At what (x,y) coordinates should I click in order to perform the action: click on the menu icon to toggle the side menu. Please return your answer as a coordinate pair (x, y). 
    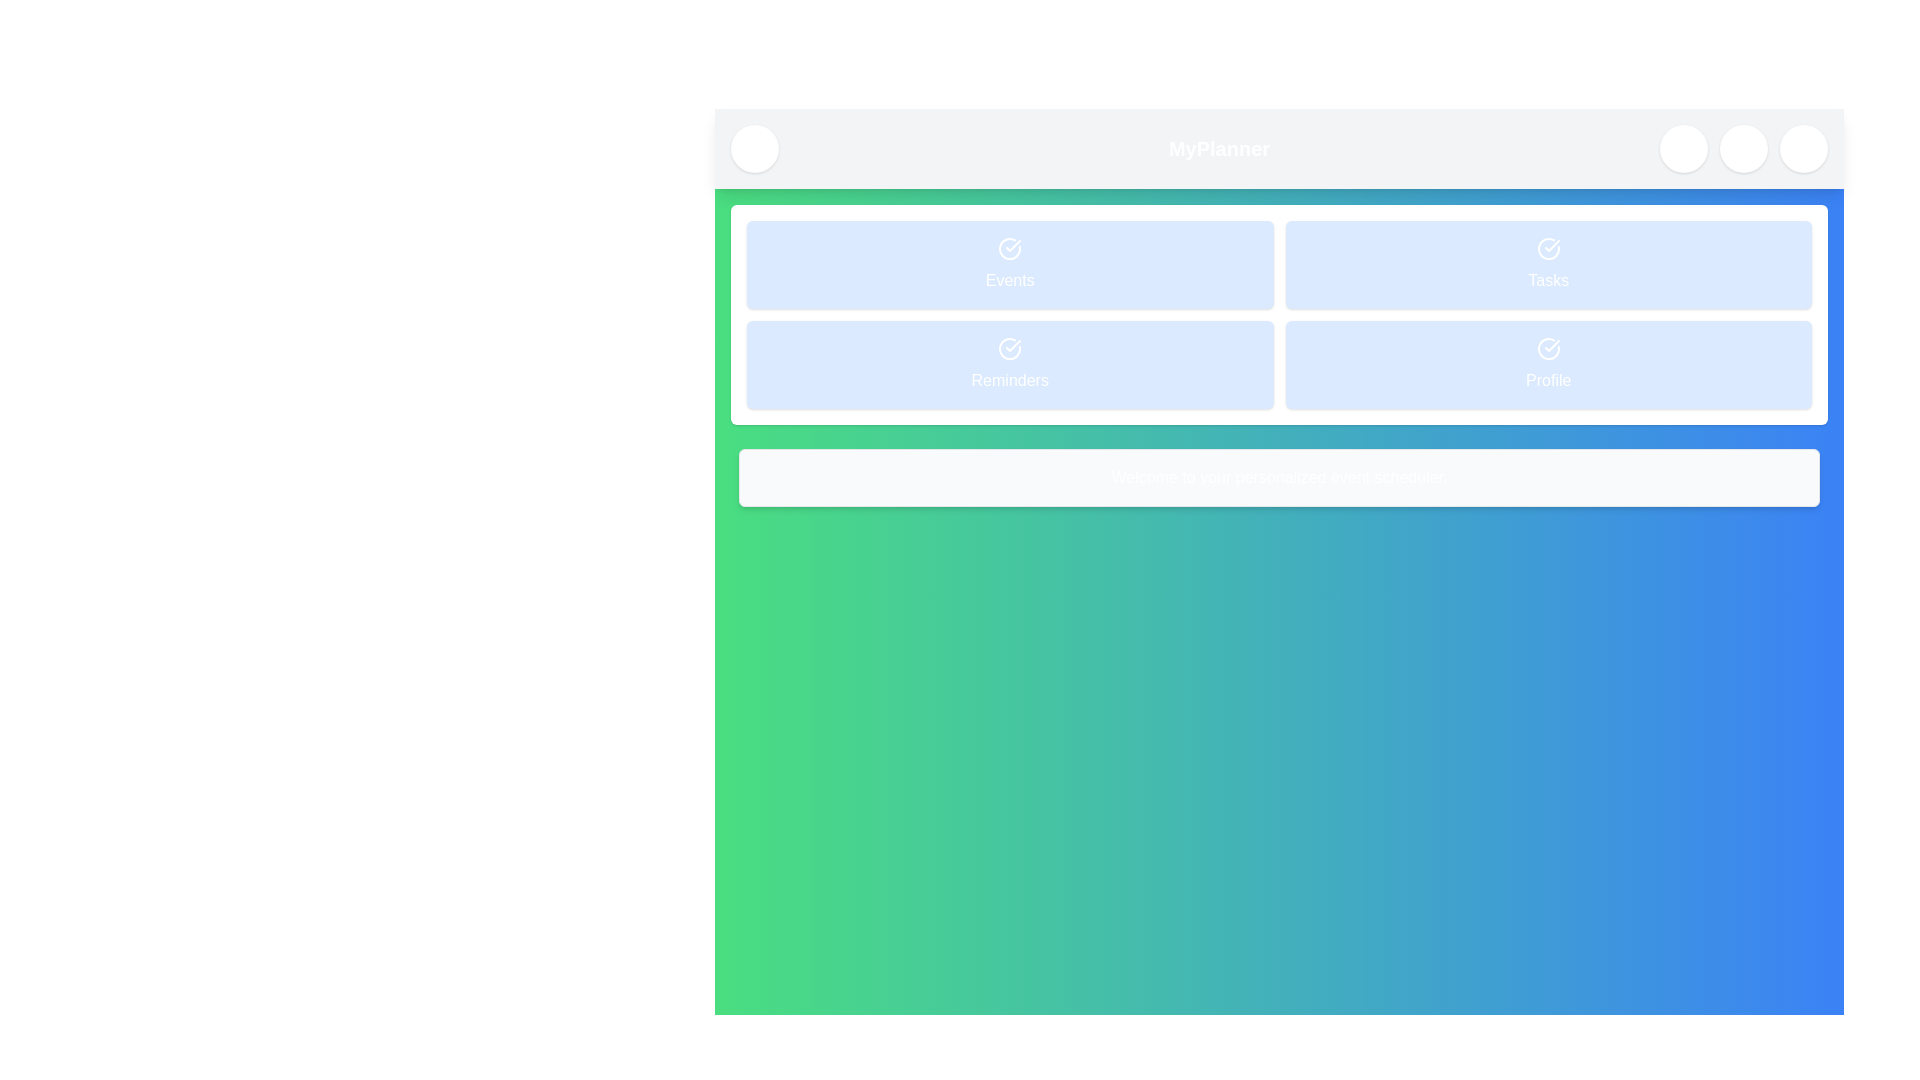
    Looking at the image, I should click on (753, 148).